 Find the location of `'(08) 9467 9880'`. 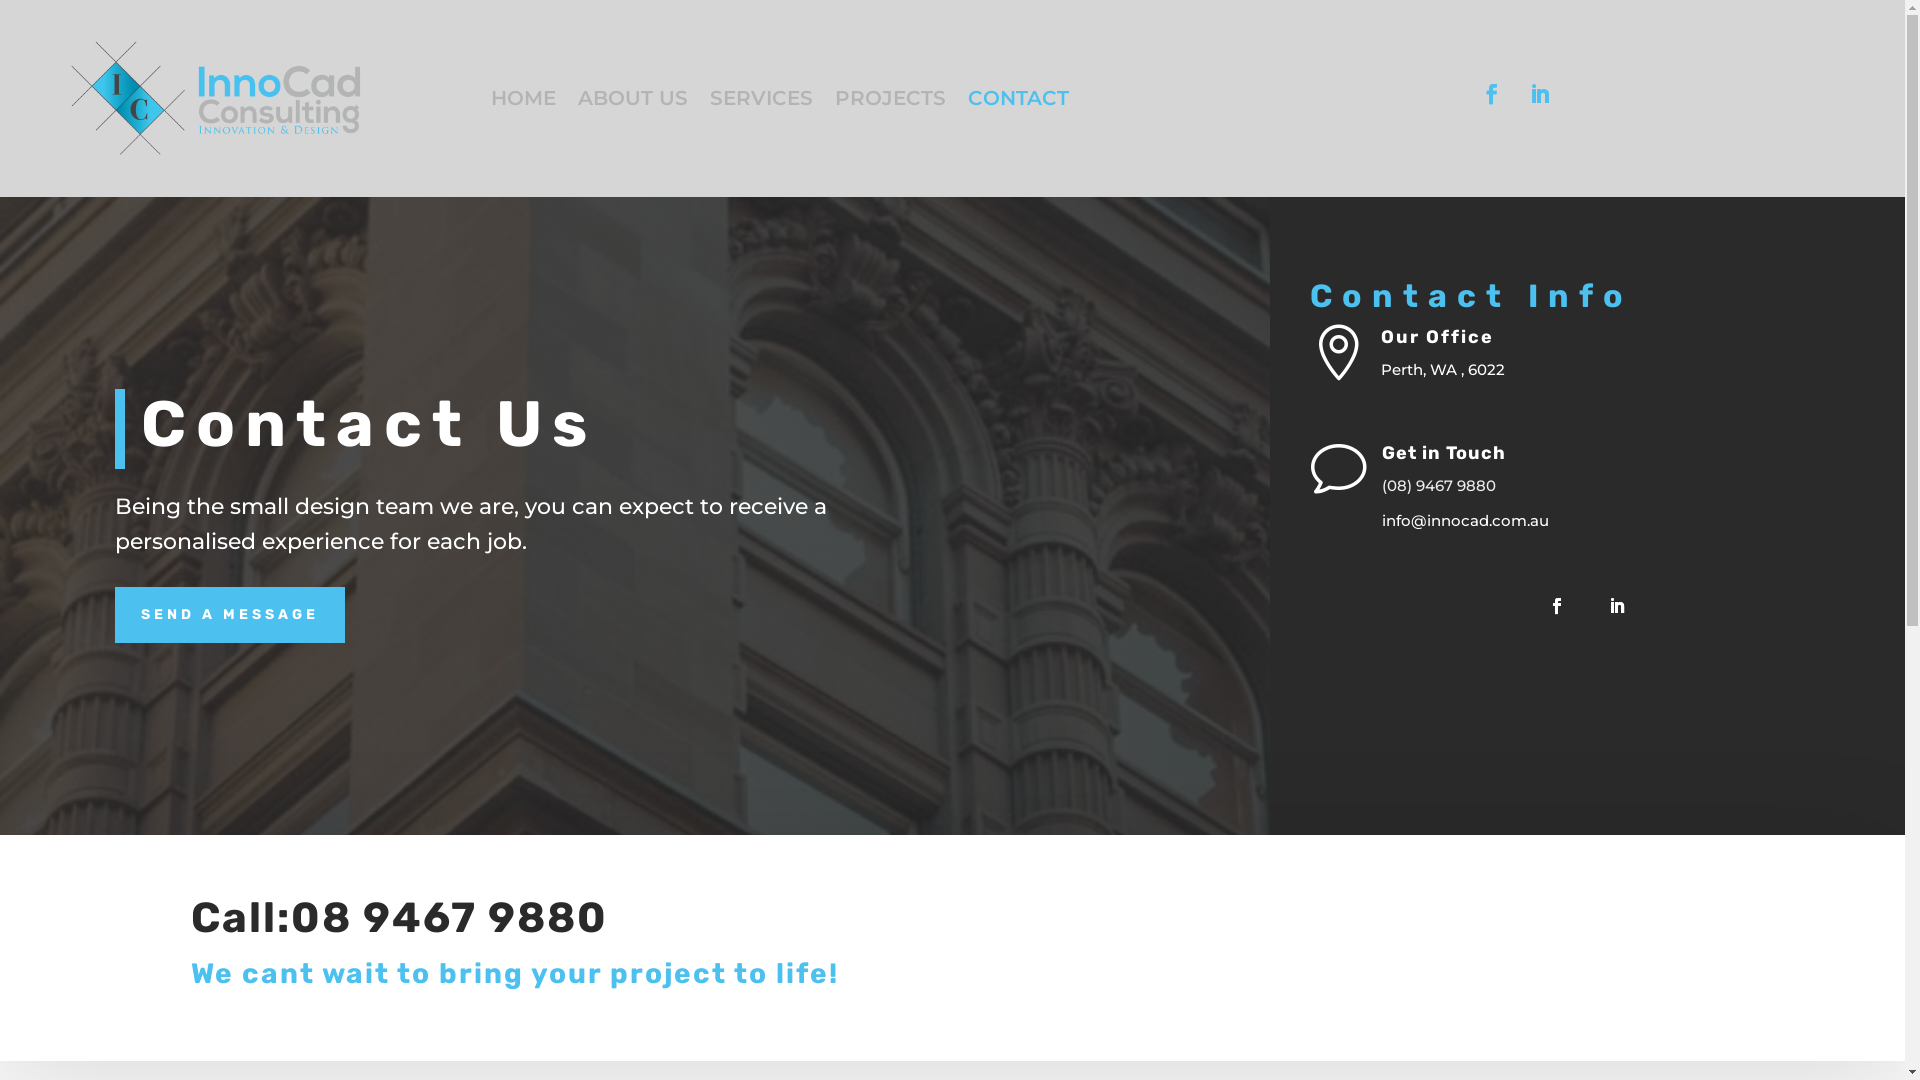

'(08) 9467 9880' is located at coordinates (1438, 485).